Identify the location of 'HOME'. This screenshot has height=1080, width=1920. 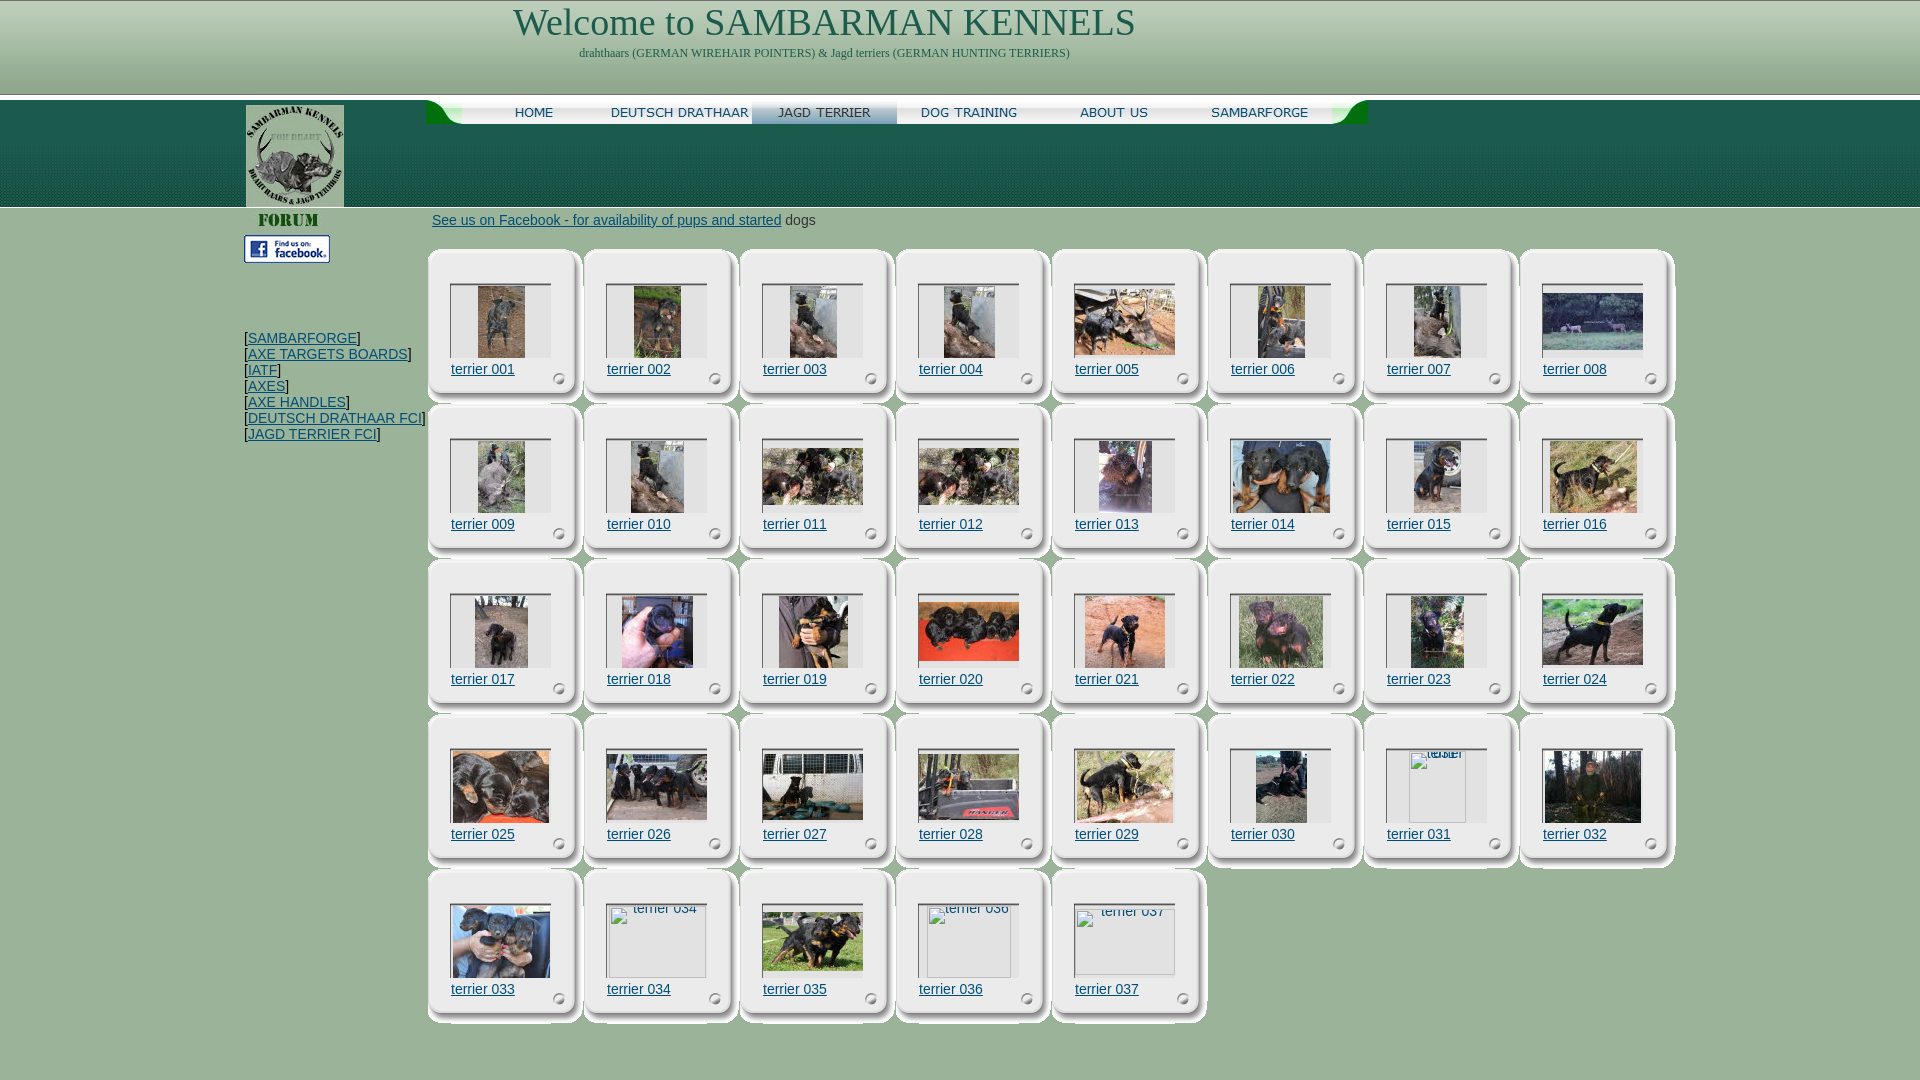
(534, 111).